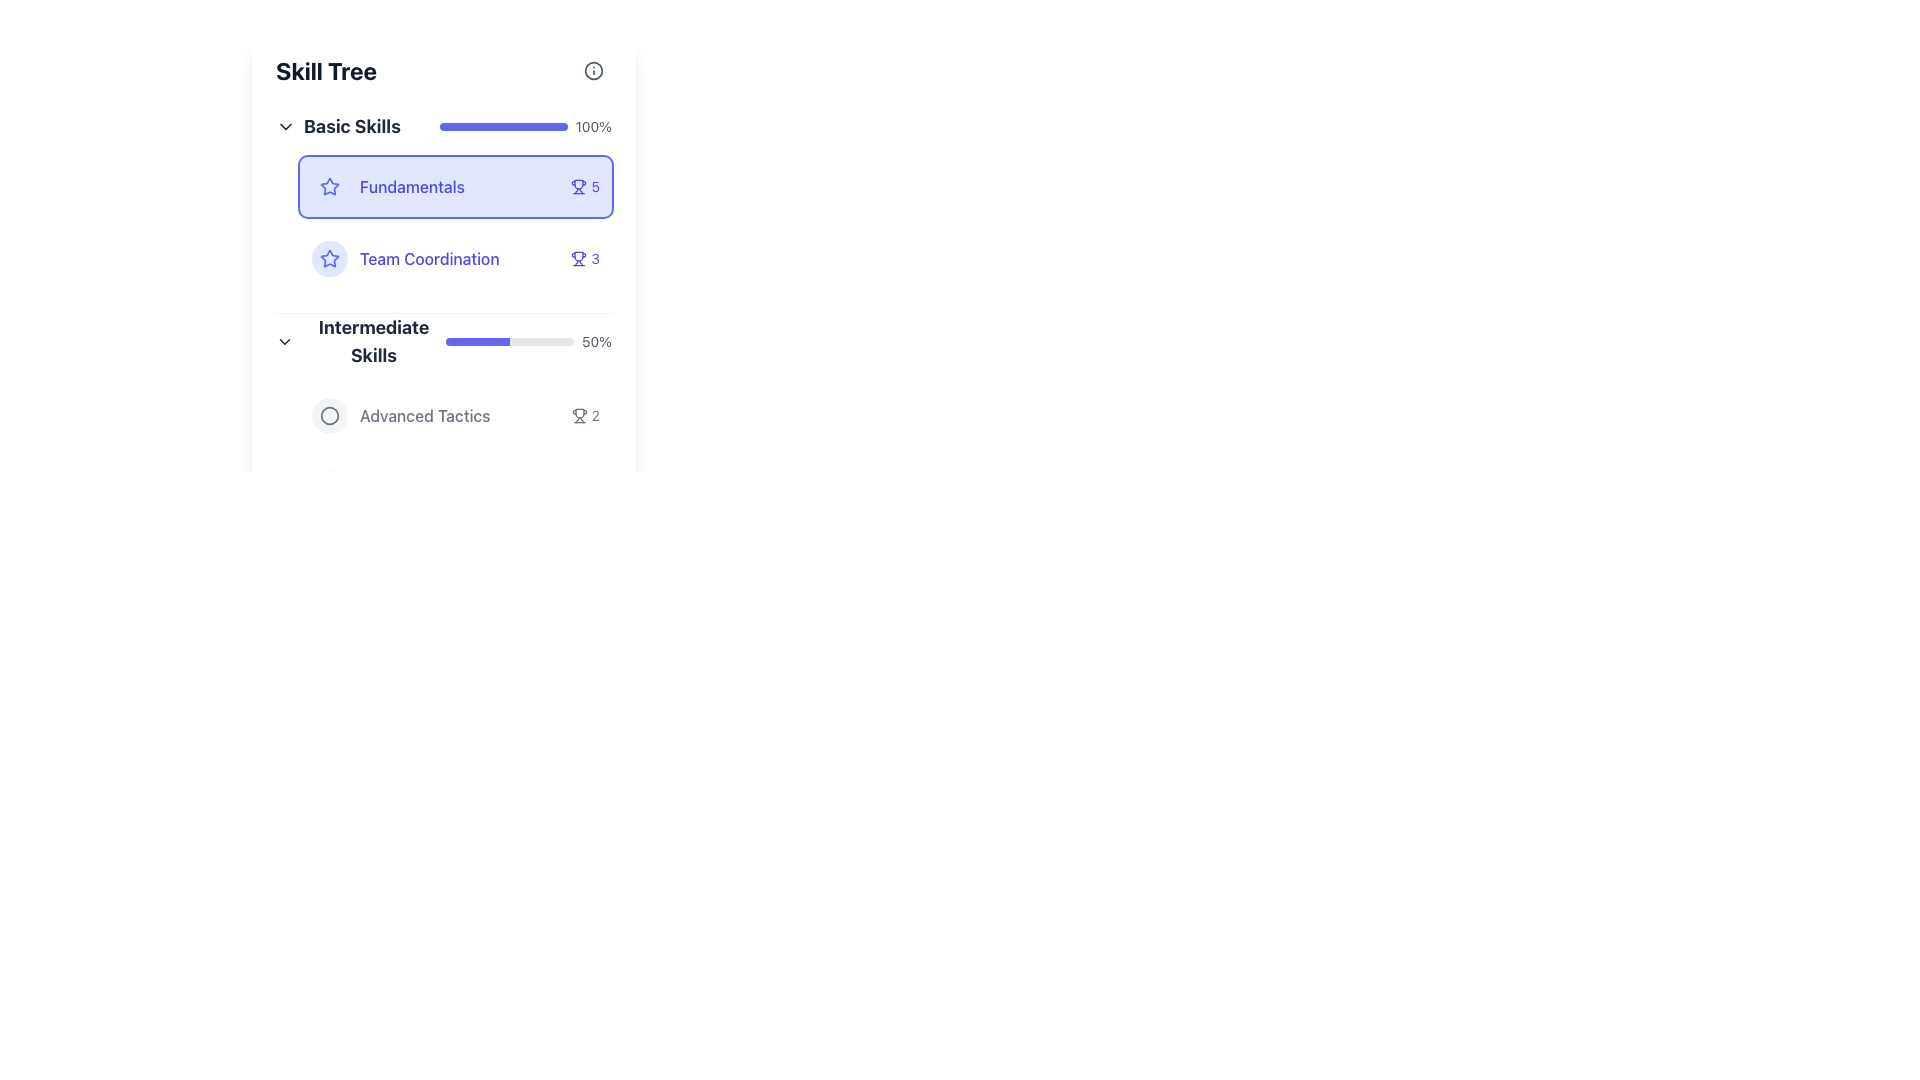 Image resolution: width=1920 pixels, height=1080 pixels. Describe the element at coordinates (411, 186) in the screenshot. I see `the text label reading 'Fundamentals' located in the 'Basic Skills' section, which is styled with a medium-weight purple font and positioned second in the list of skills` at that location.